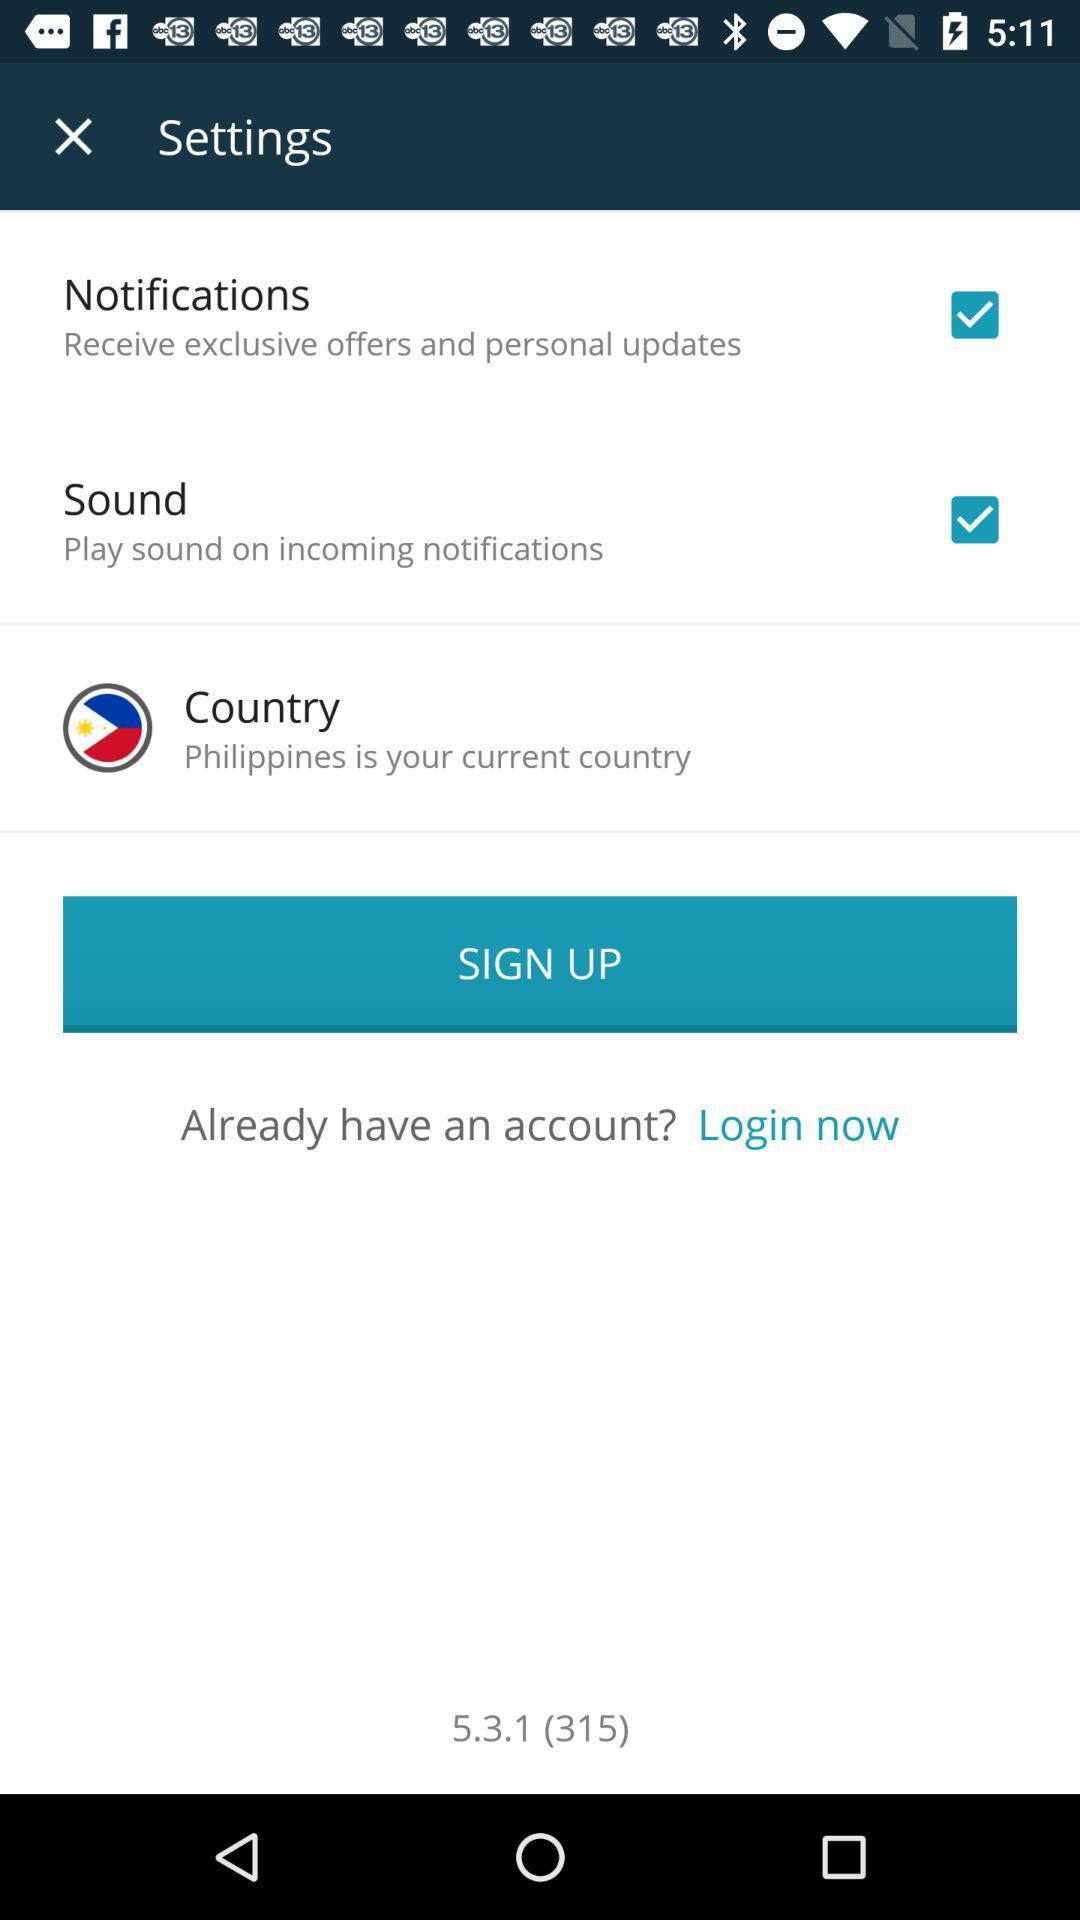 This screenshot has height=1920, width=1080. What do you see at coordinates (797, 1123) in the screenshot?
I see `the icon to the right of already have an icon` at bounding box center [797, 1123].